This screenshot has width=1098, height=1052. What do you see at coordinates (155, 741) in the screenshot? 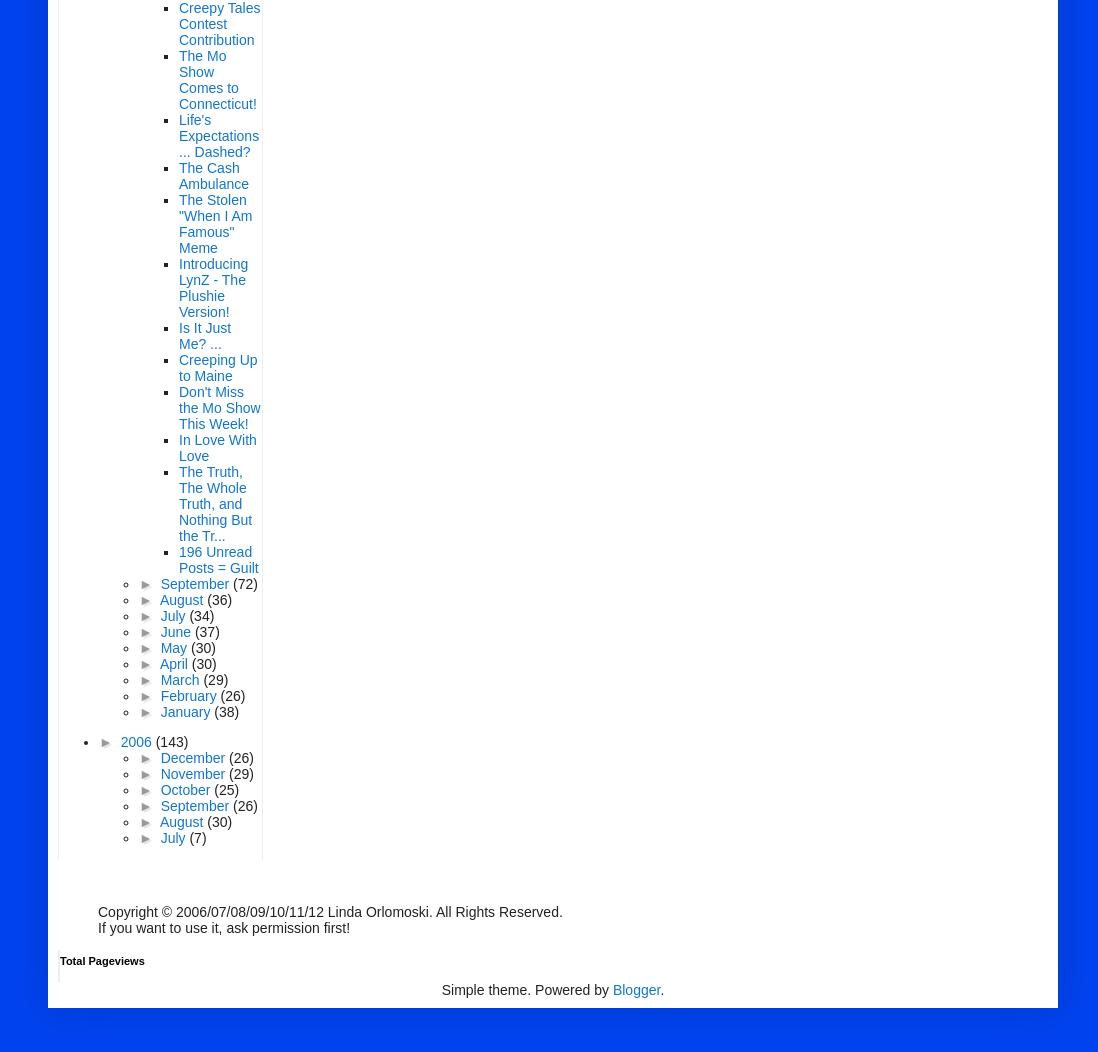
I see `'(143)'` at bounding box center [155, 741].